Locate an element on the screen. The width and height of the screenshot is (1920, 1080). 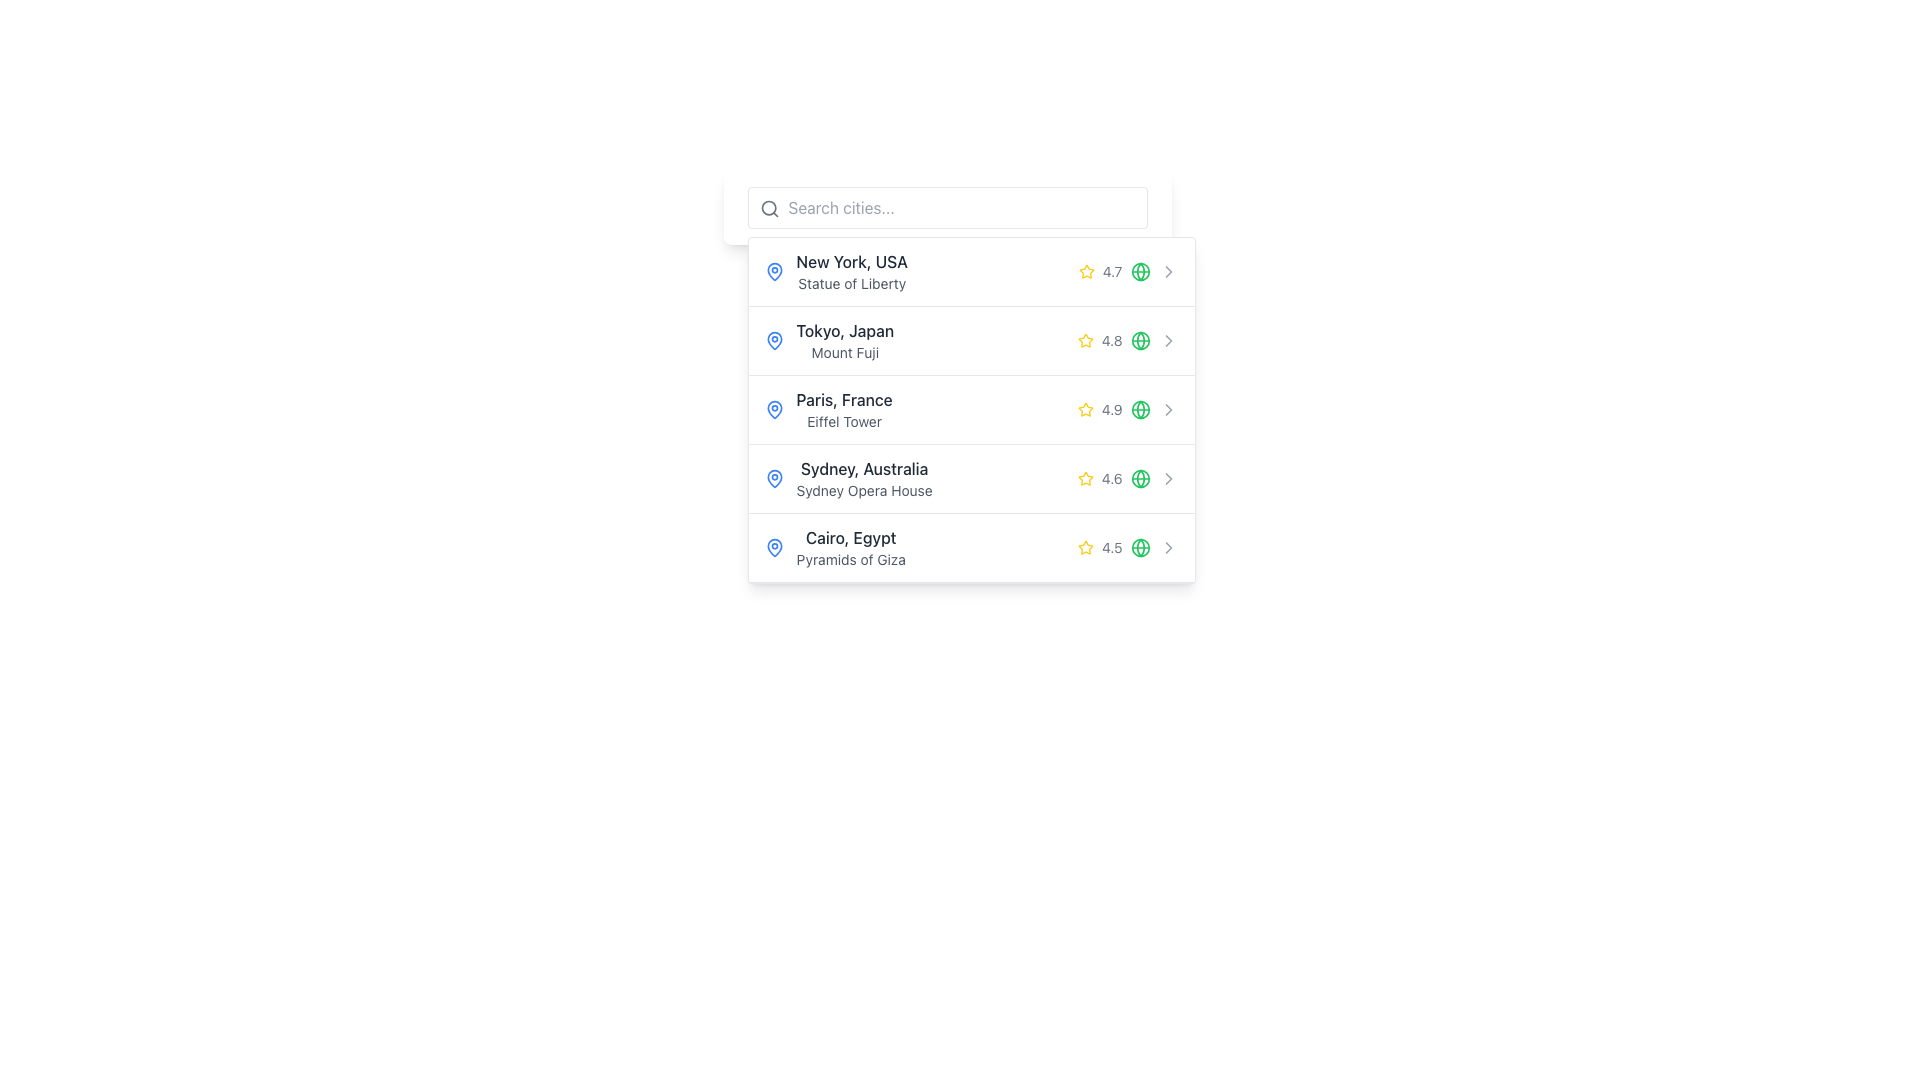
the circular graphical component with a green outline and white interior that is part of the globe icon, located in the 'Paris, France' entry of the list is located at coordinates (1140, 408).